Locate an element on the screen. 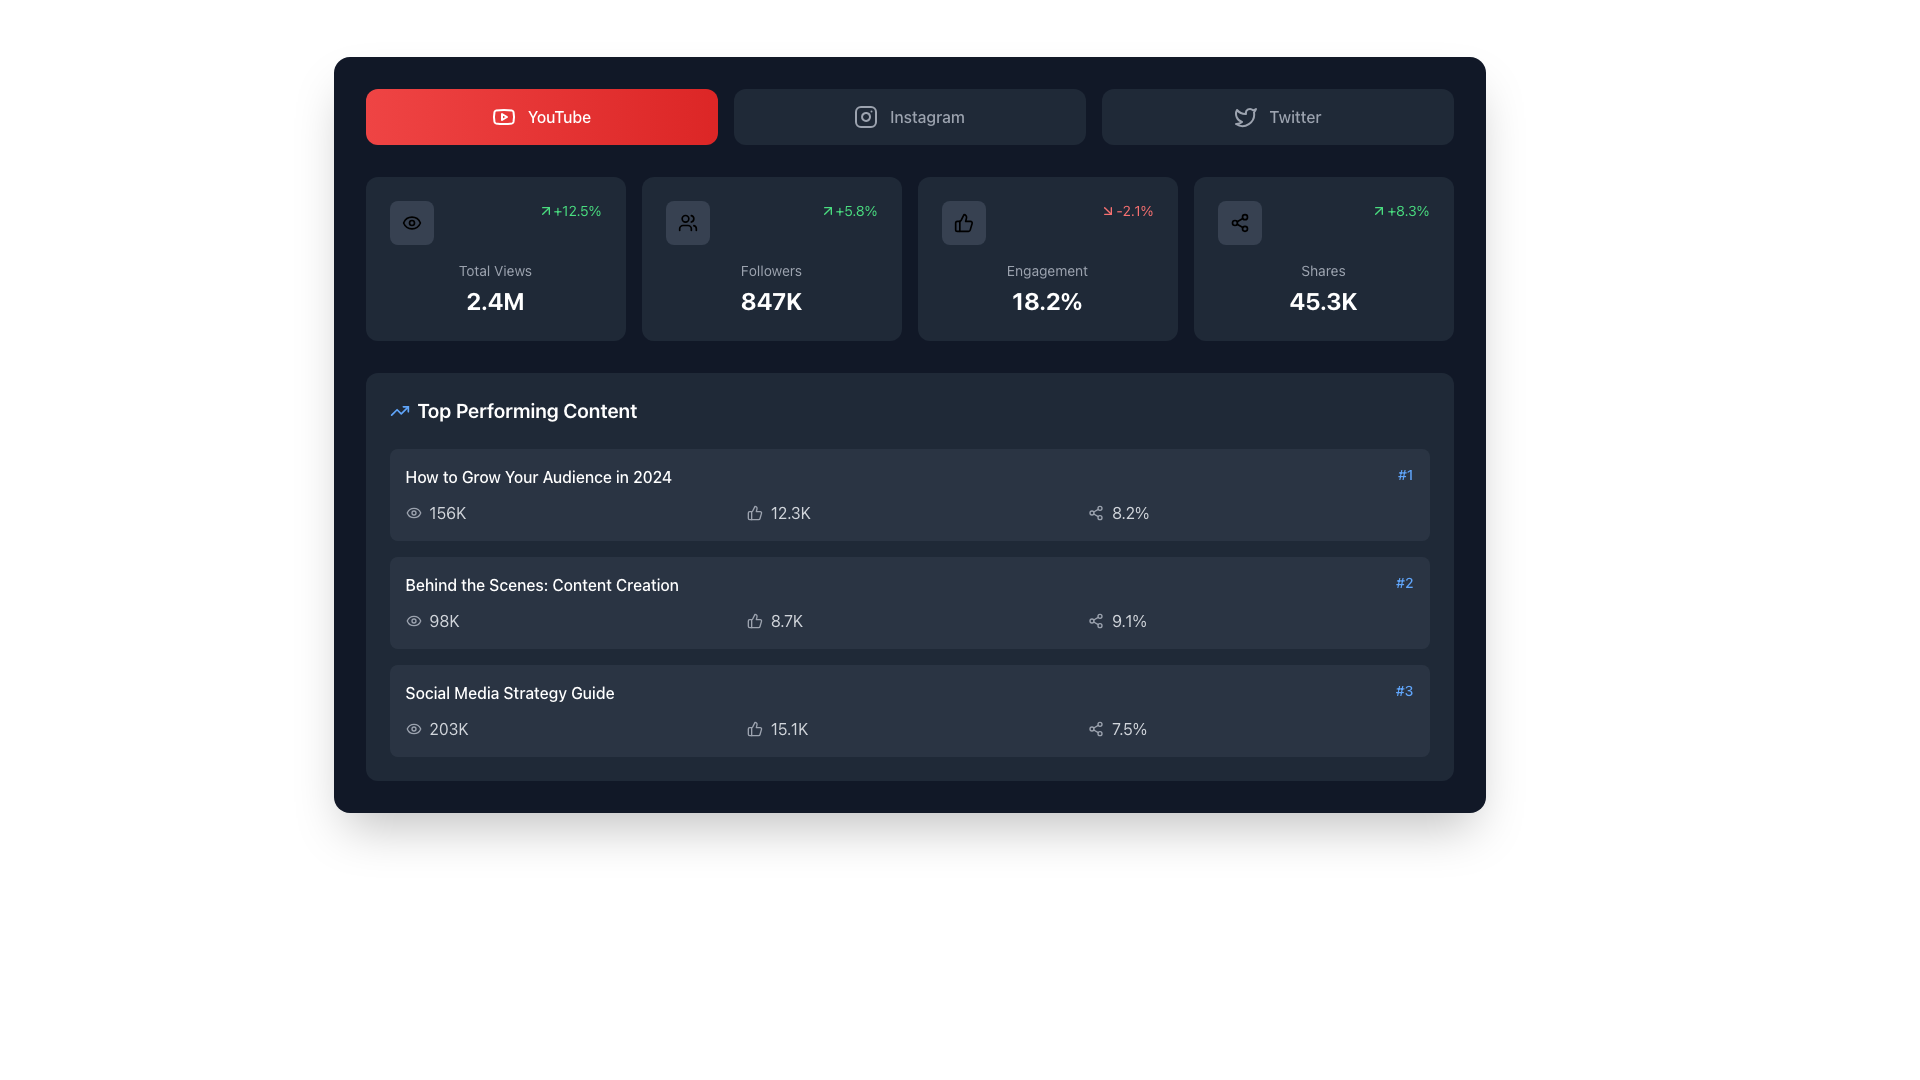 The width and height of the screenshot is (1920, 1080). the static text label that reads 'How to Grow Your Audience in 2024', which is the title of the first item in the 'Top Performing Content' section is located at coordinates (538, 477).